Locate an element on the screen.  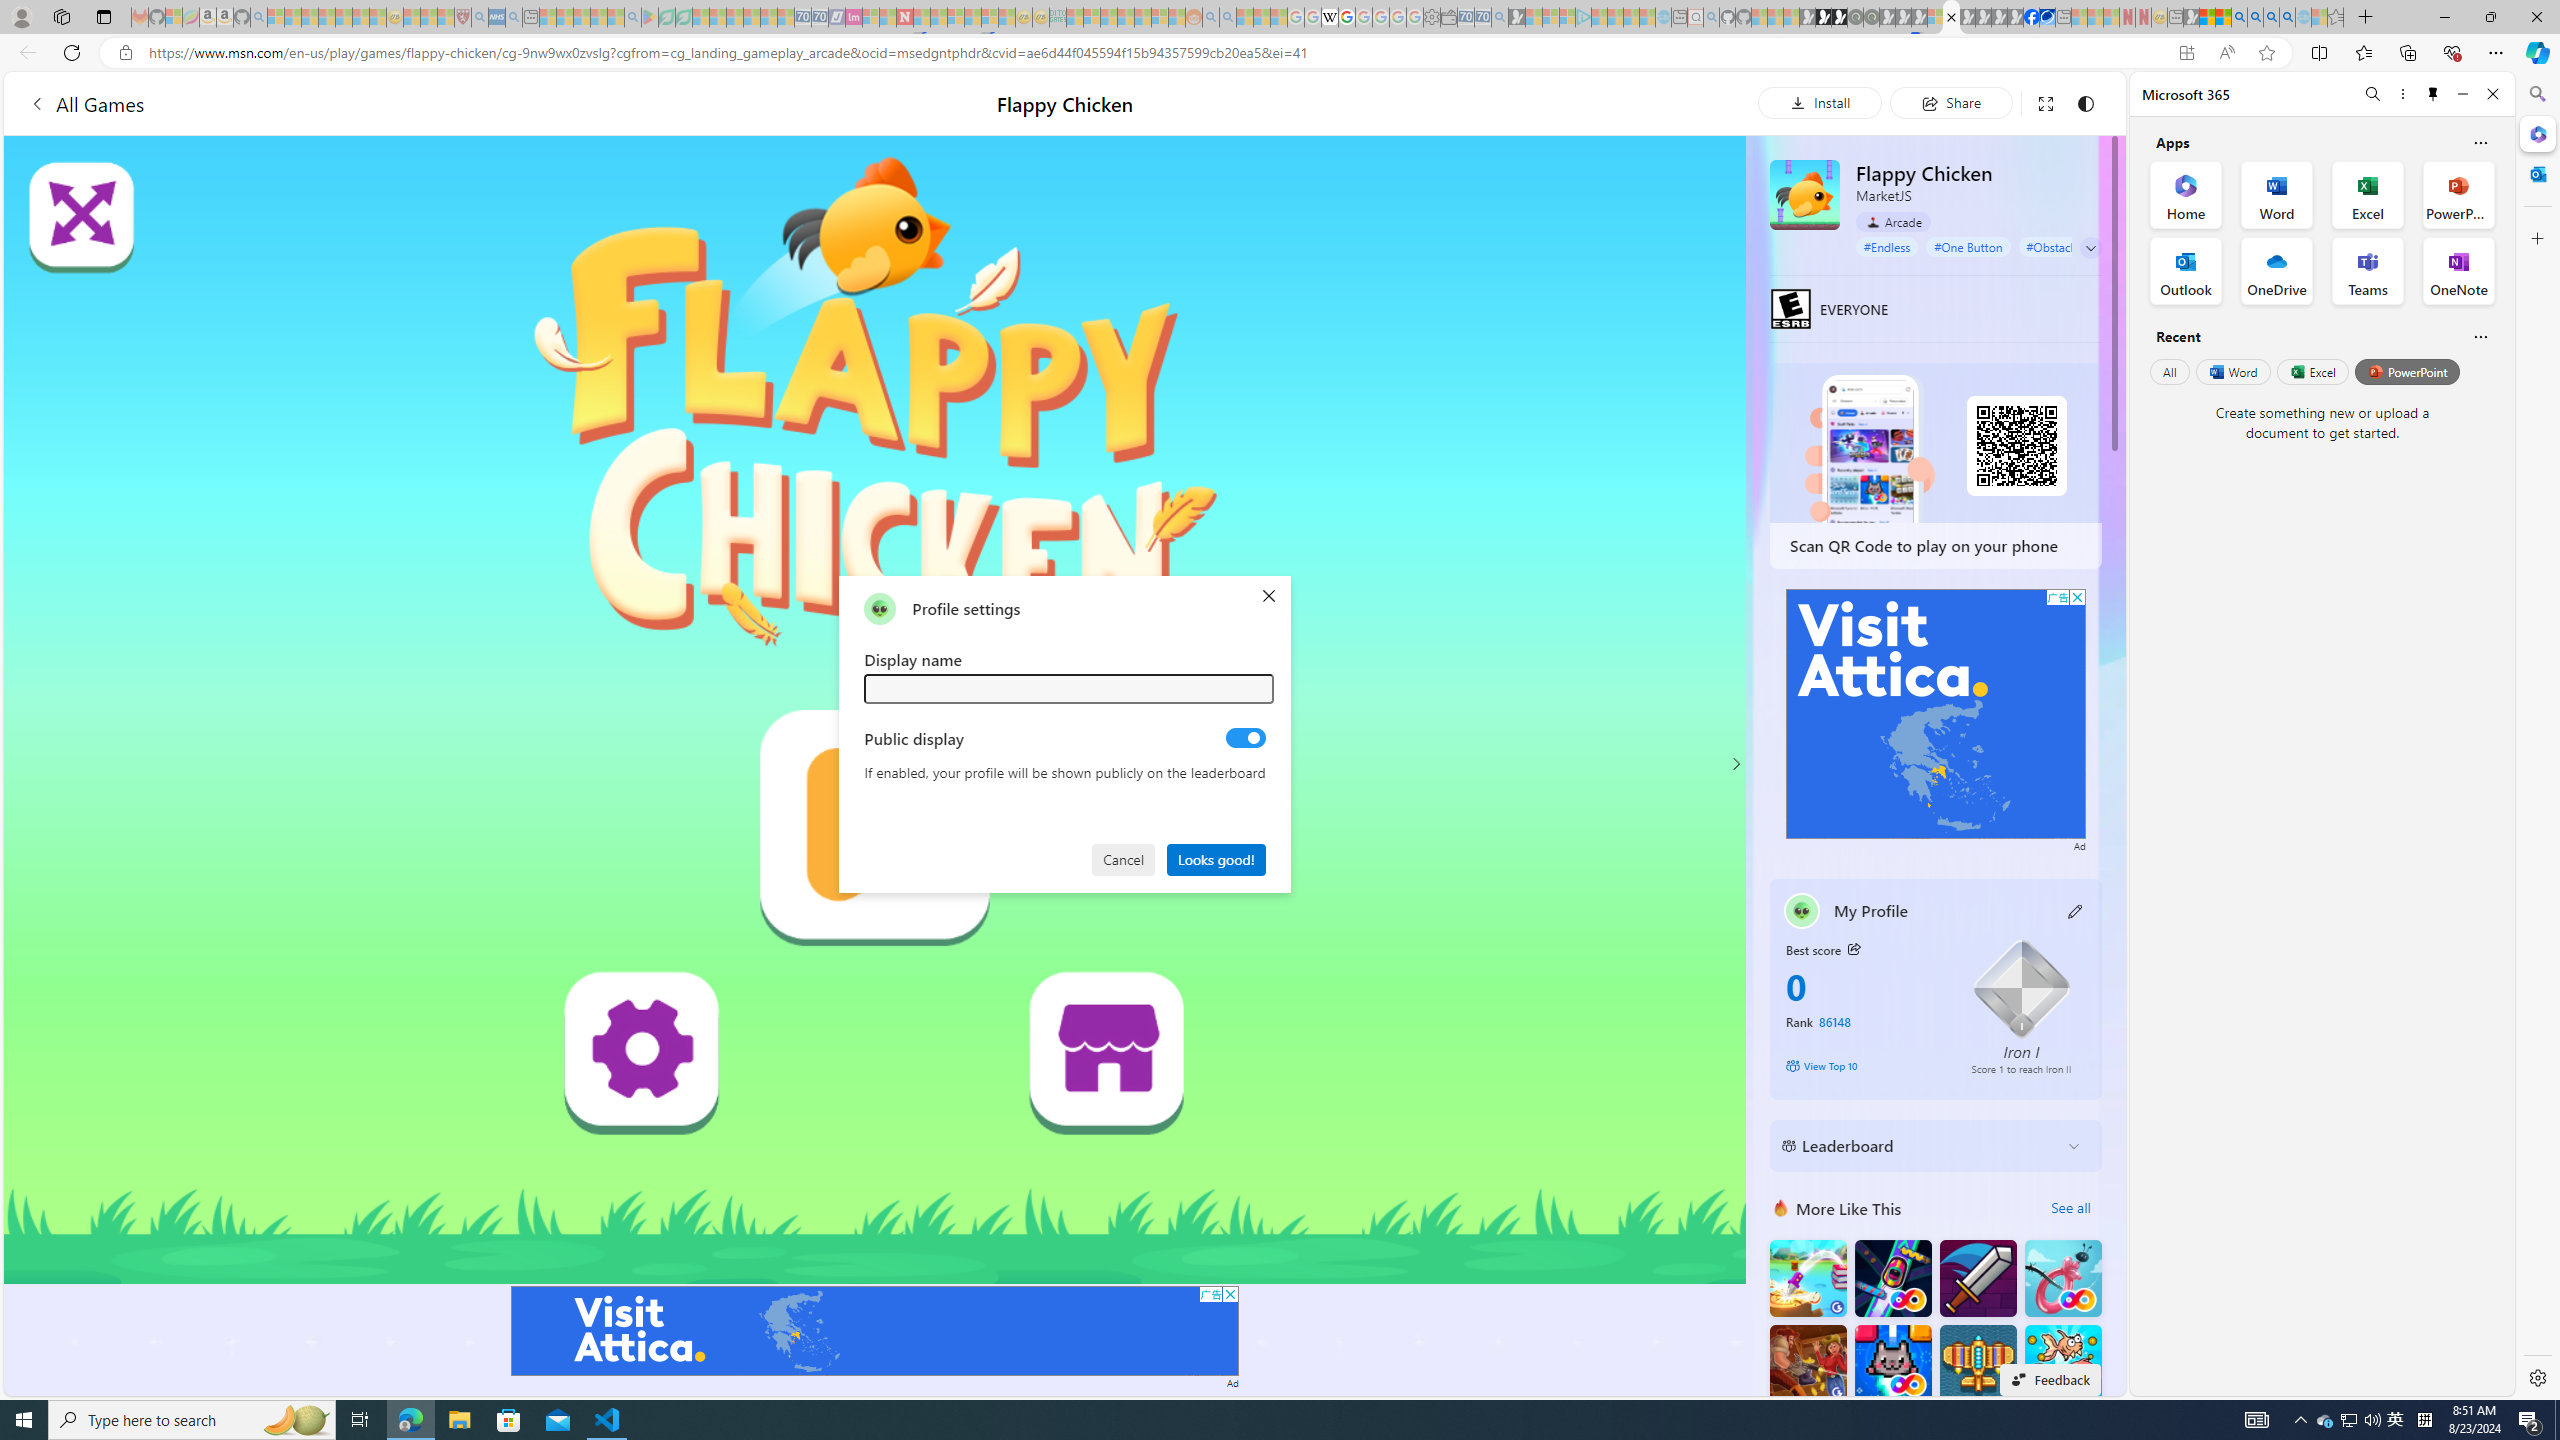
'Kitten Force FRVR' is located at coordinates (1892, 1362).